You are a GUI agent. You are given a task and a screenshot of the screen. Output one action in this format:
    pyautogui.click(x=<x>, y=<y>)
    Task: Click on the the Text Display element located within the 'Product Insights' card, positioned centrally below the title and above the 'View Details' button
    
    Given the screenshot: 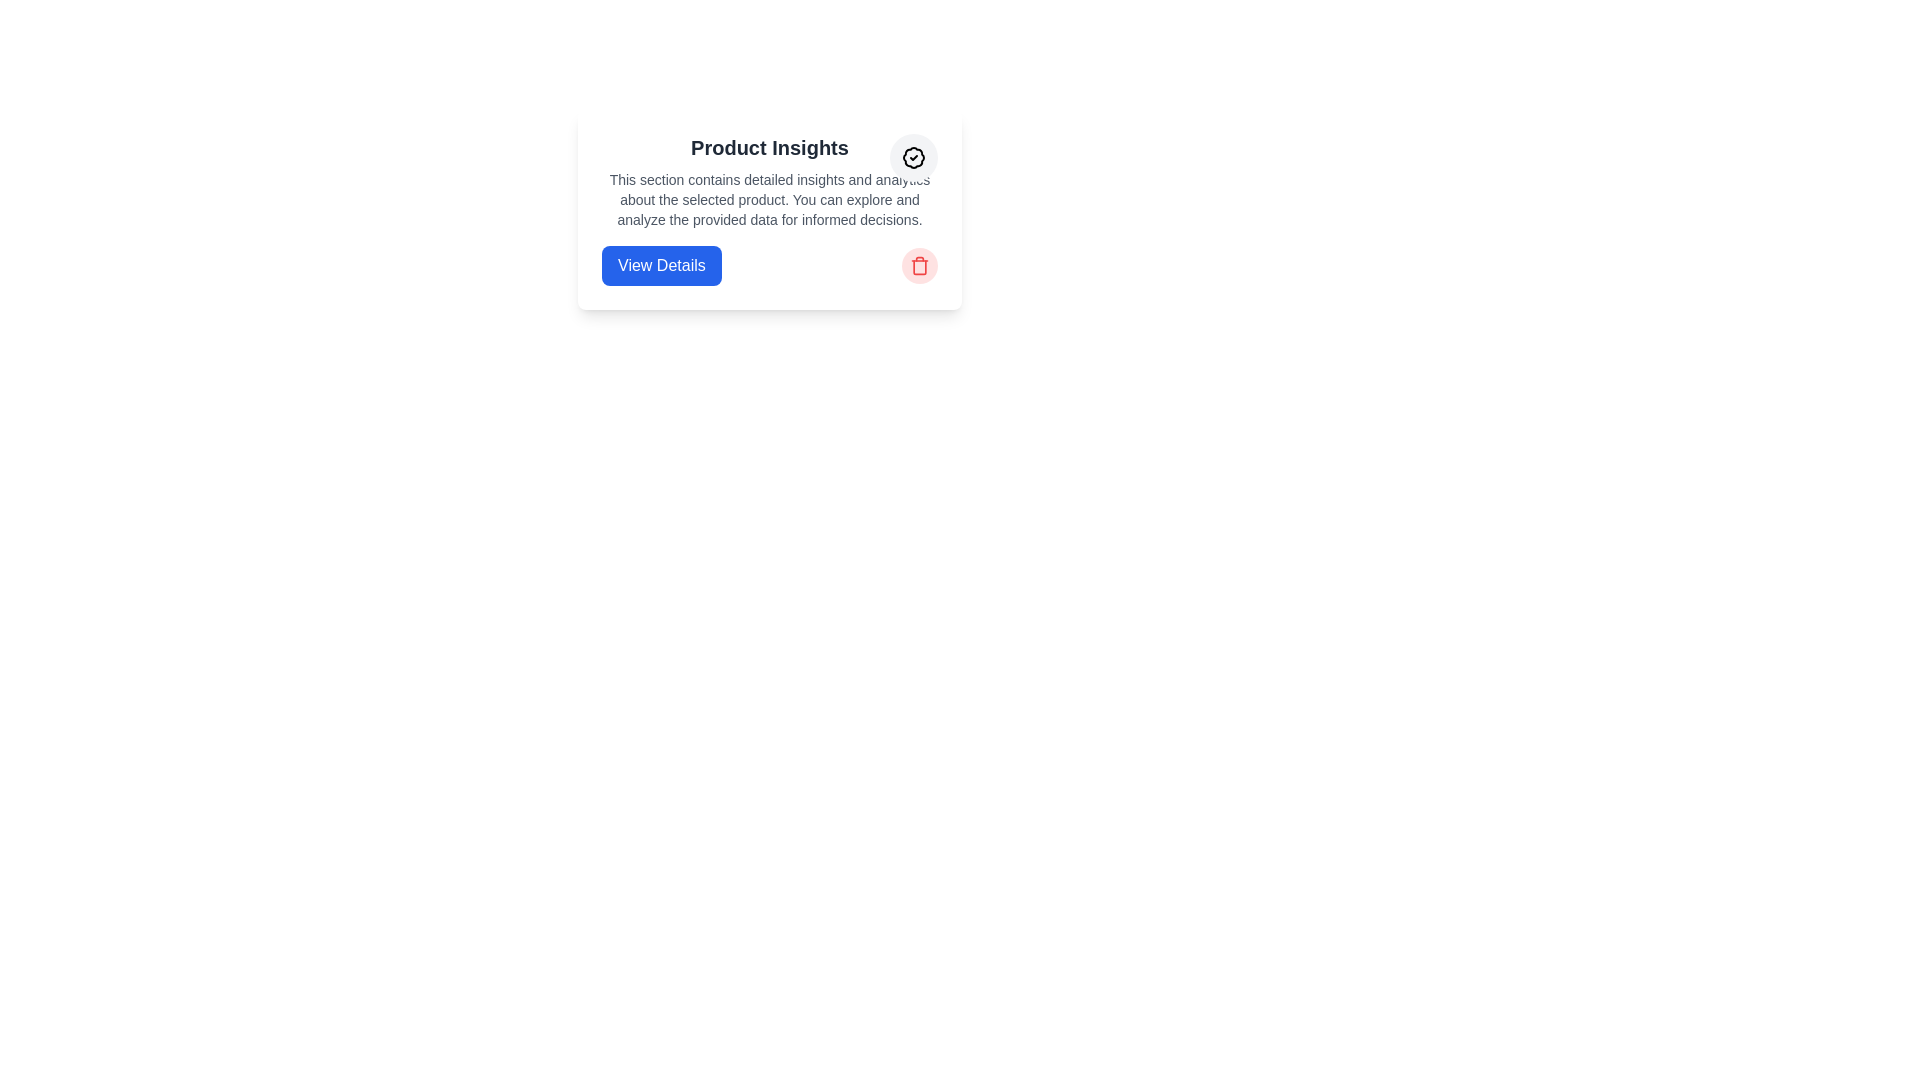 What is the action you would take?
    pyautogui.click(x=768, y=200)
    